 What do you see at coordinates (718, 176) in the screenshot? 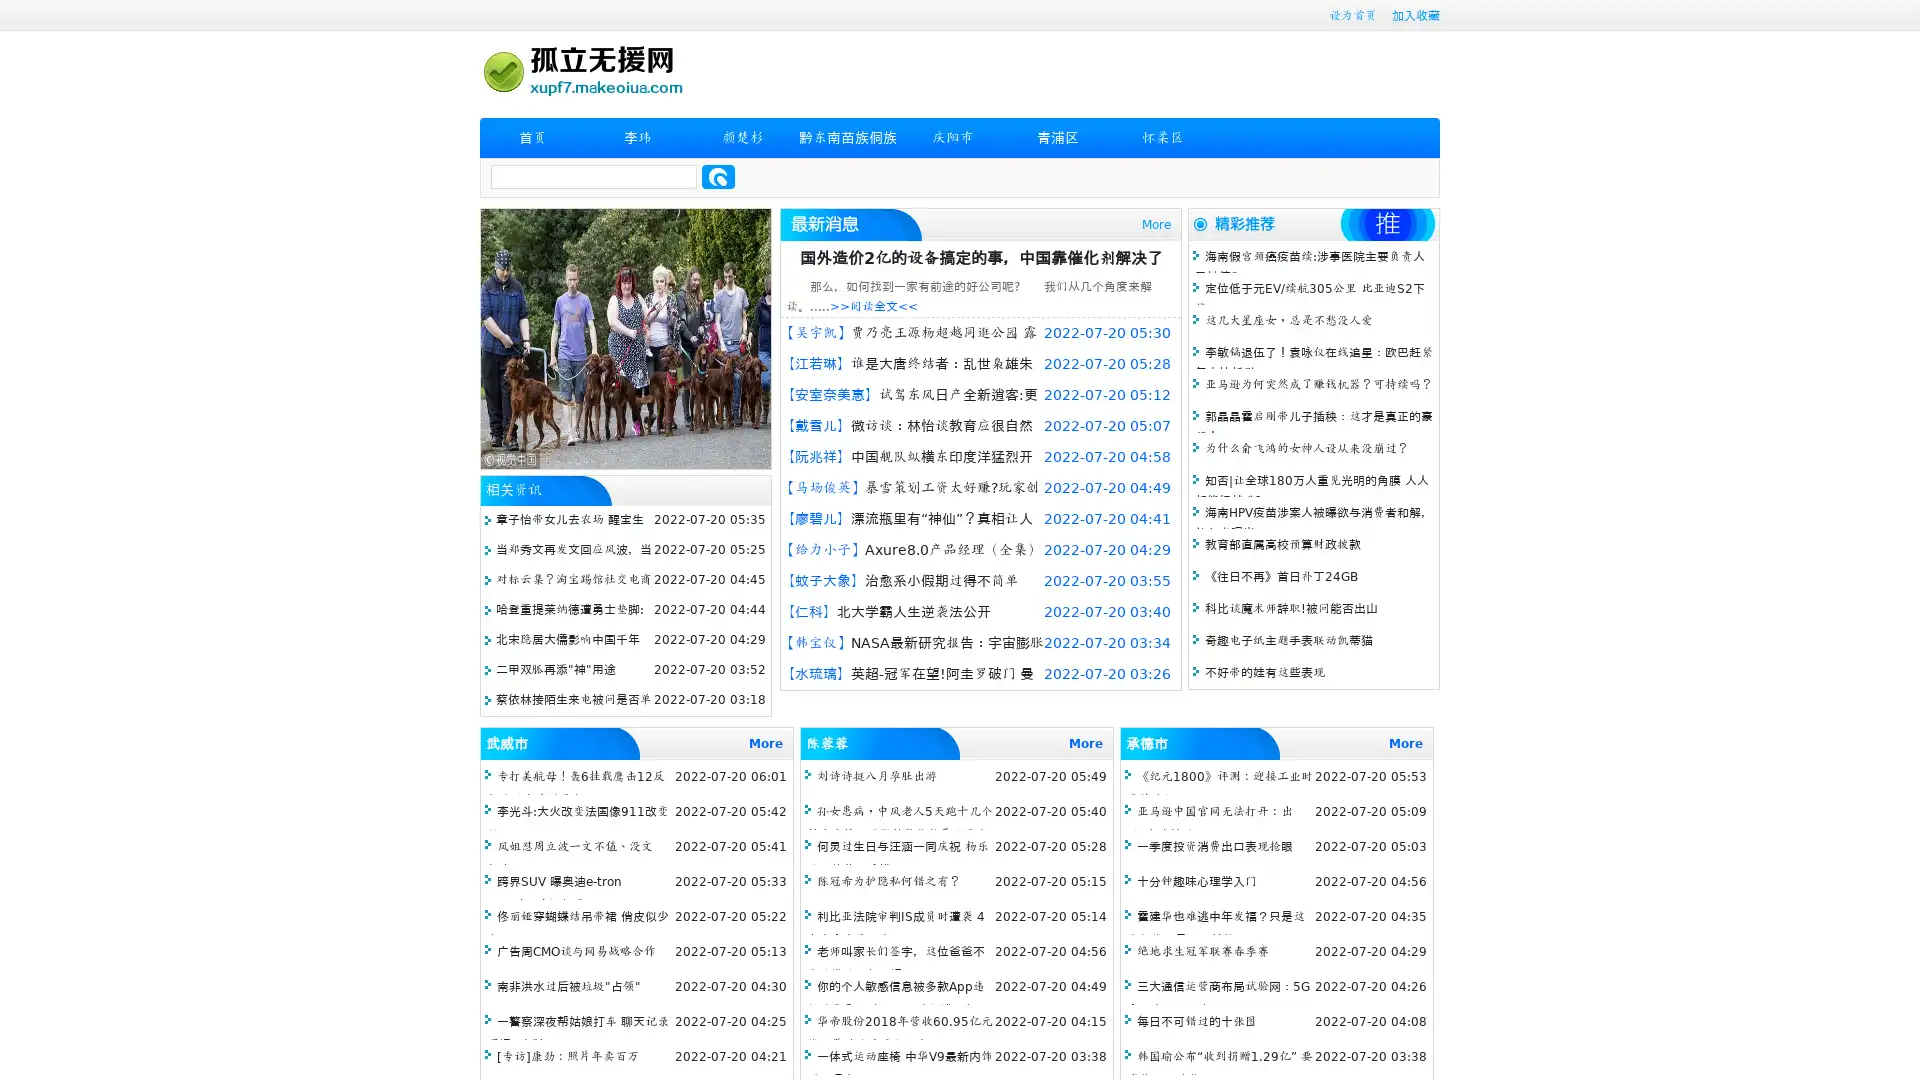
I see `Search` at bounding box center [718, 176].